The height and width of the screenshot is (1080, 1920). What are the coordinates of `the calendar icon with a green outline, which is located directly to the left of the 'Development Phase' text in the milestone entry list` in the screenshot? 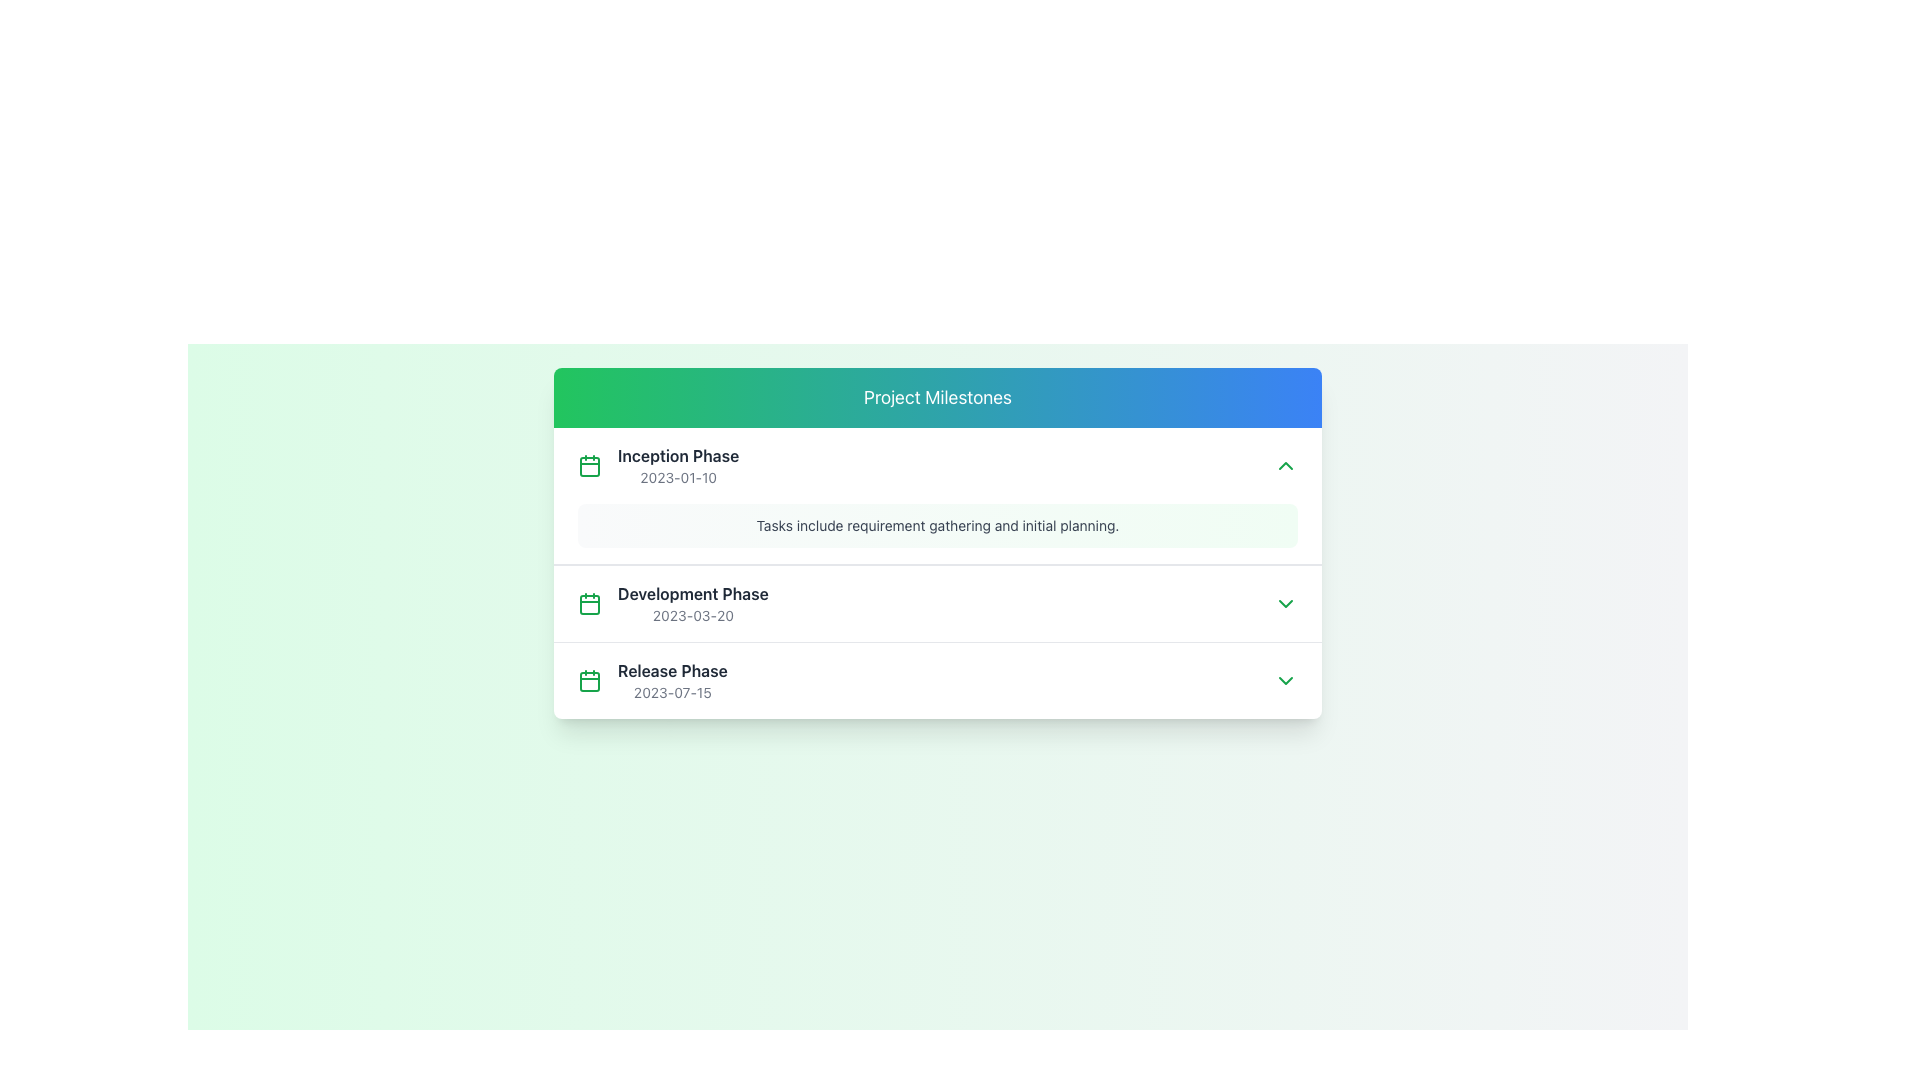 It's located at (589, 603).